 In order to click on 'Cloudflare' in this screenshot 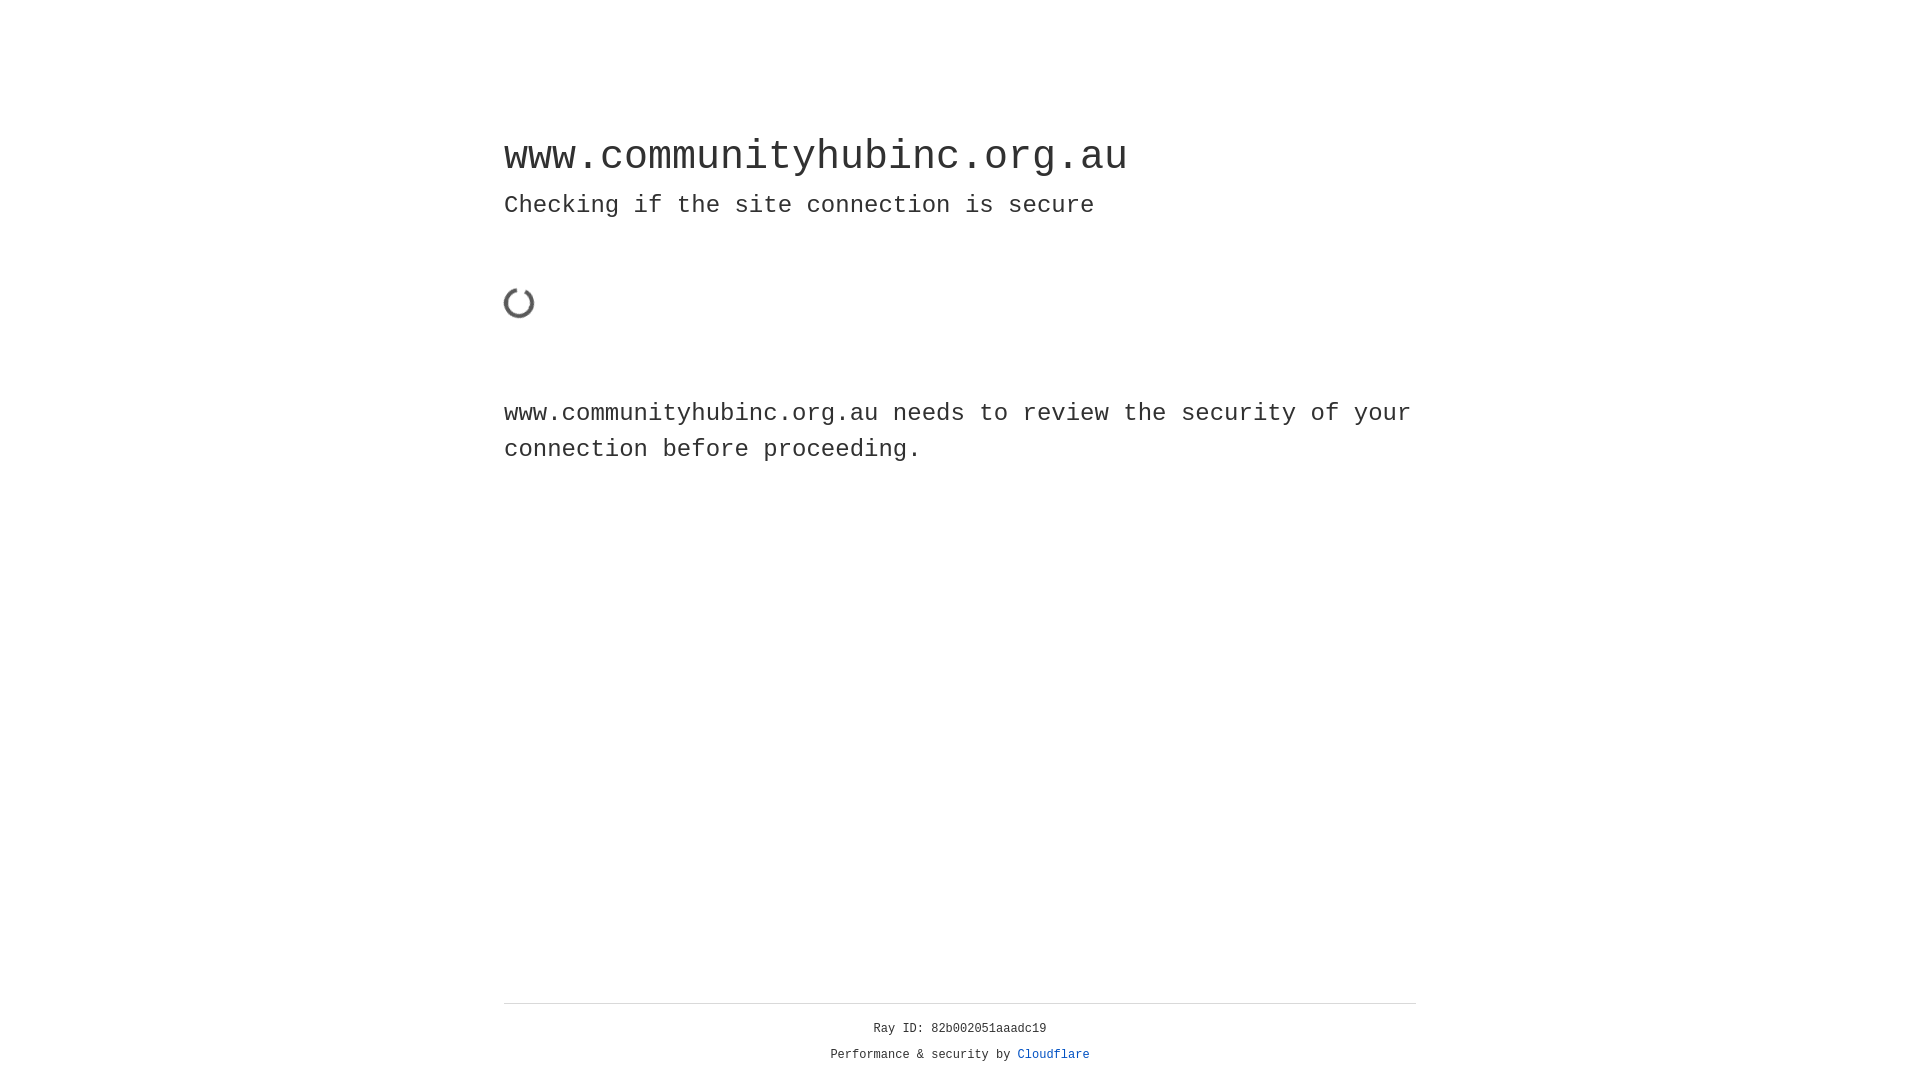, I will do `click(1053, 1054)`.